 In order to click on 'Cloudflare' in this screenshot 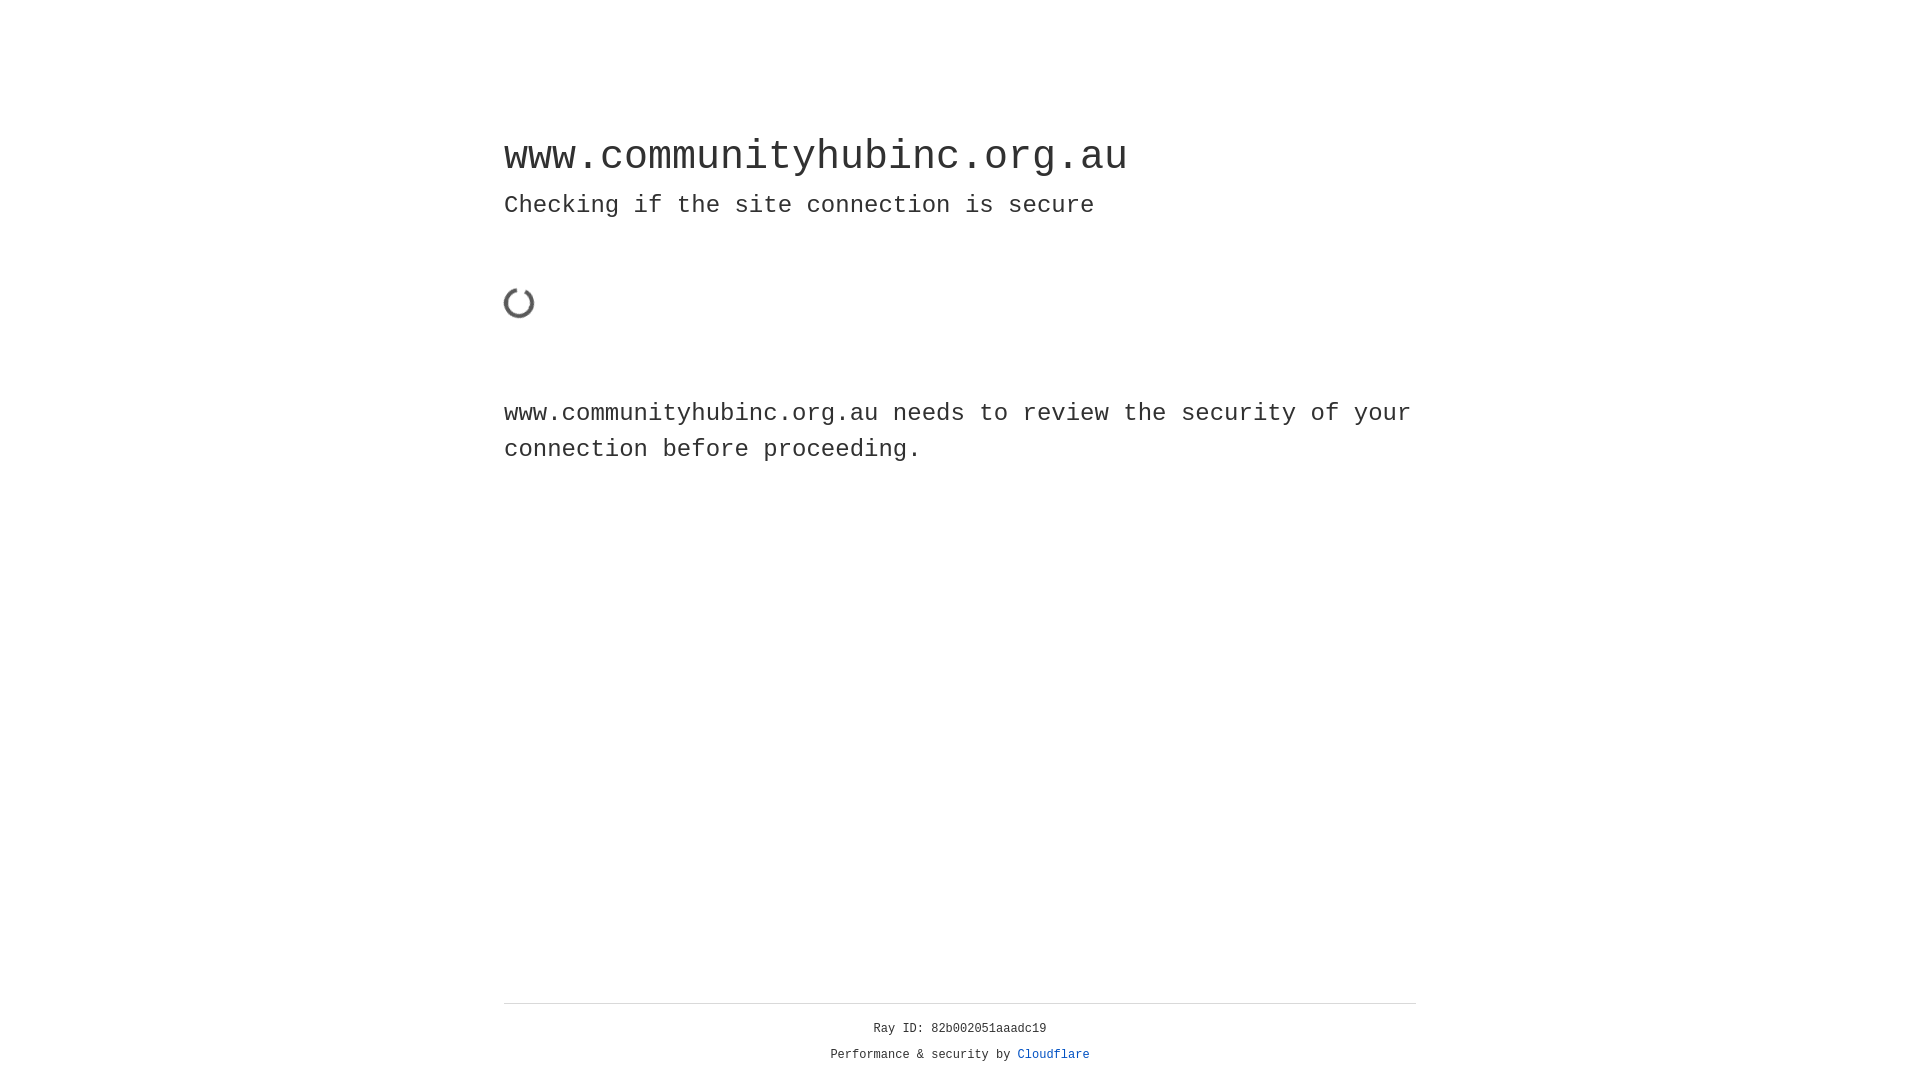, I will do `click(1053, 1054)`.